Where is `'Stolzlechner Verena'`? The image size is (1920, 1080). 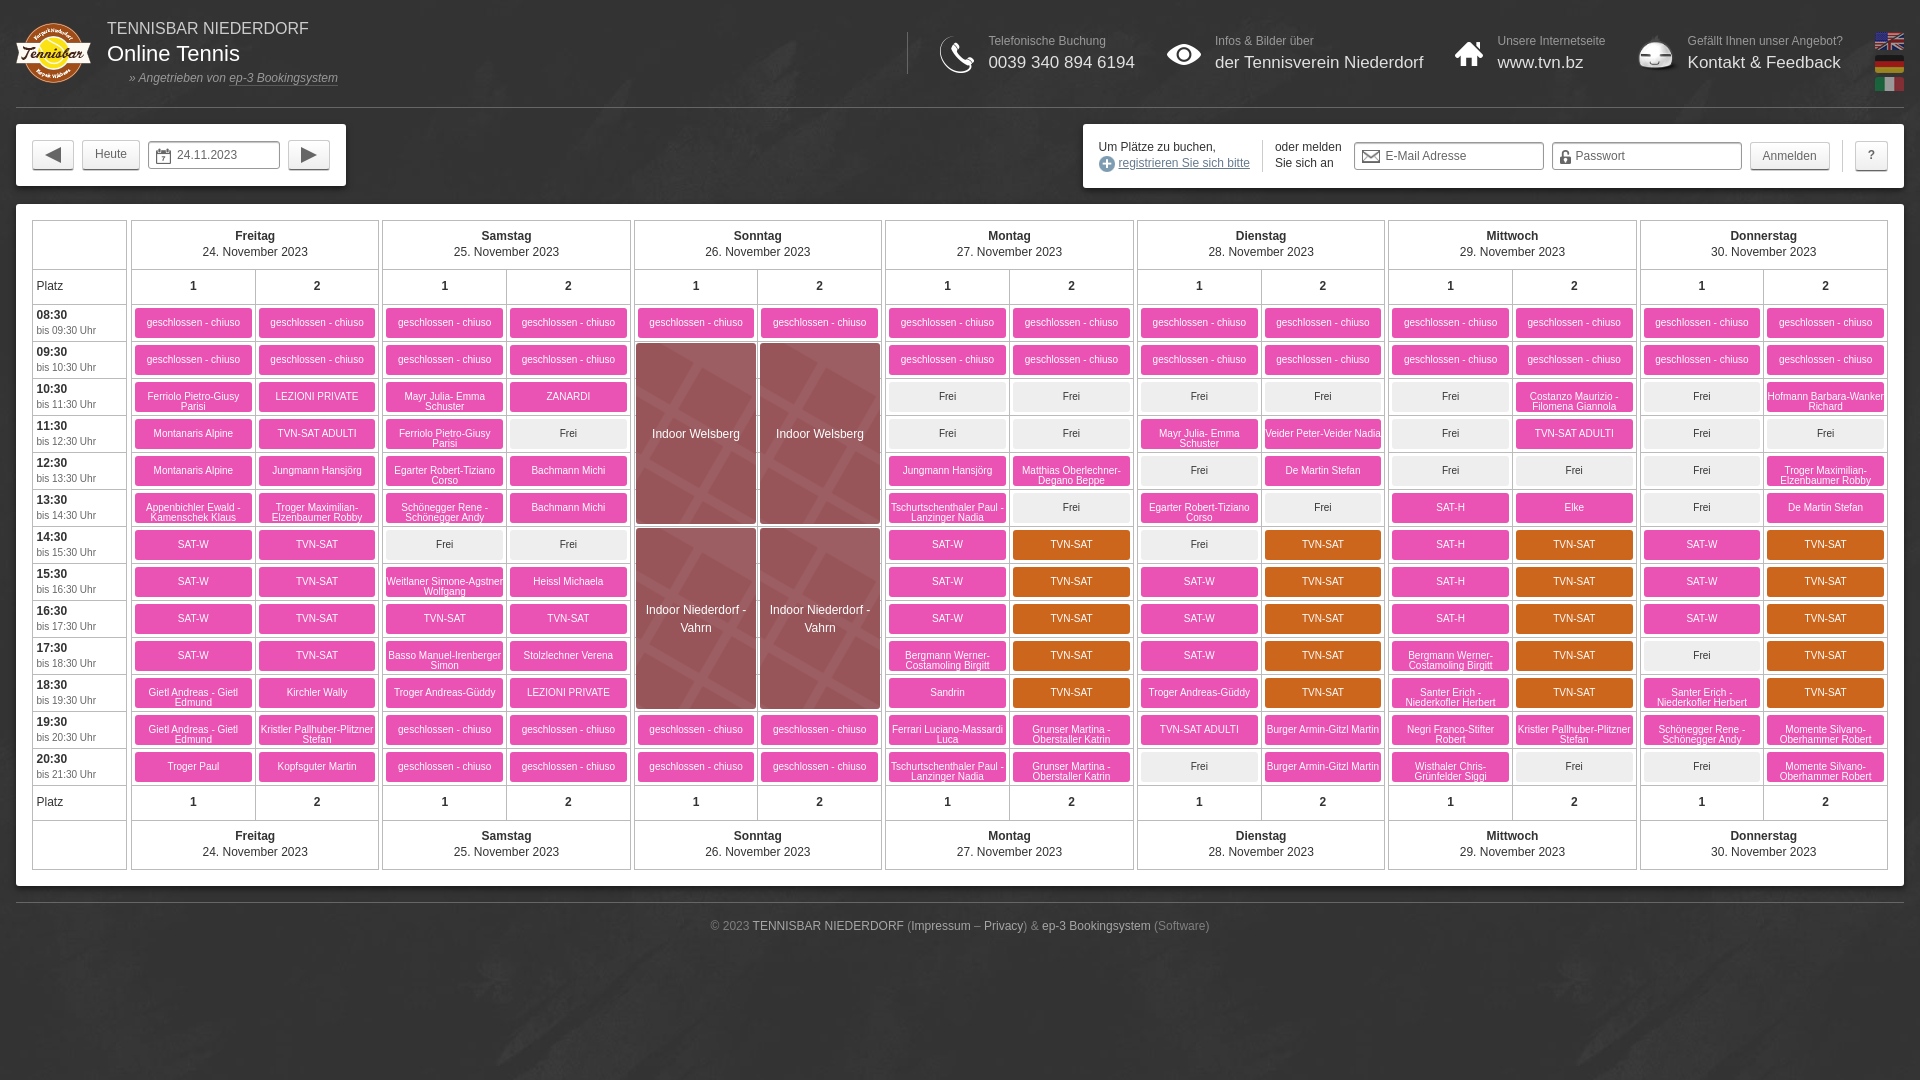
'Stolzlechner Verena' is located at coordinates (567, 655).